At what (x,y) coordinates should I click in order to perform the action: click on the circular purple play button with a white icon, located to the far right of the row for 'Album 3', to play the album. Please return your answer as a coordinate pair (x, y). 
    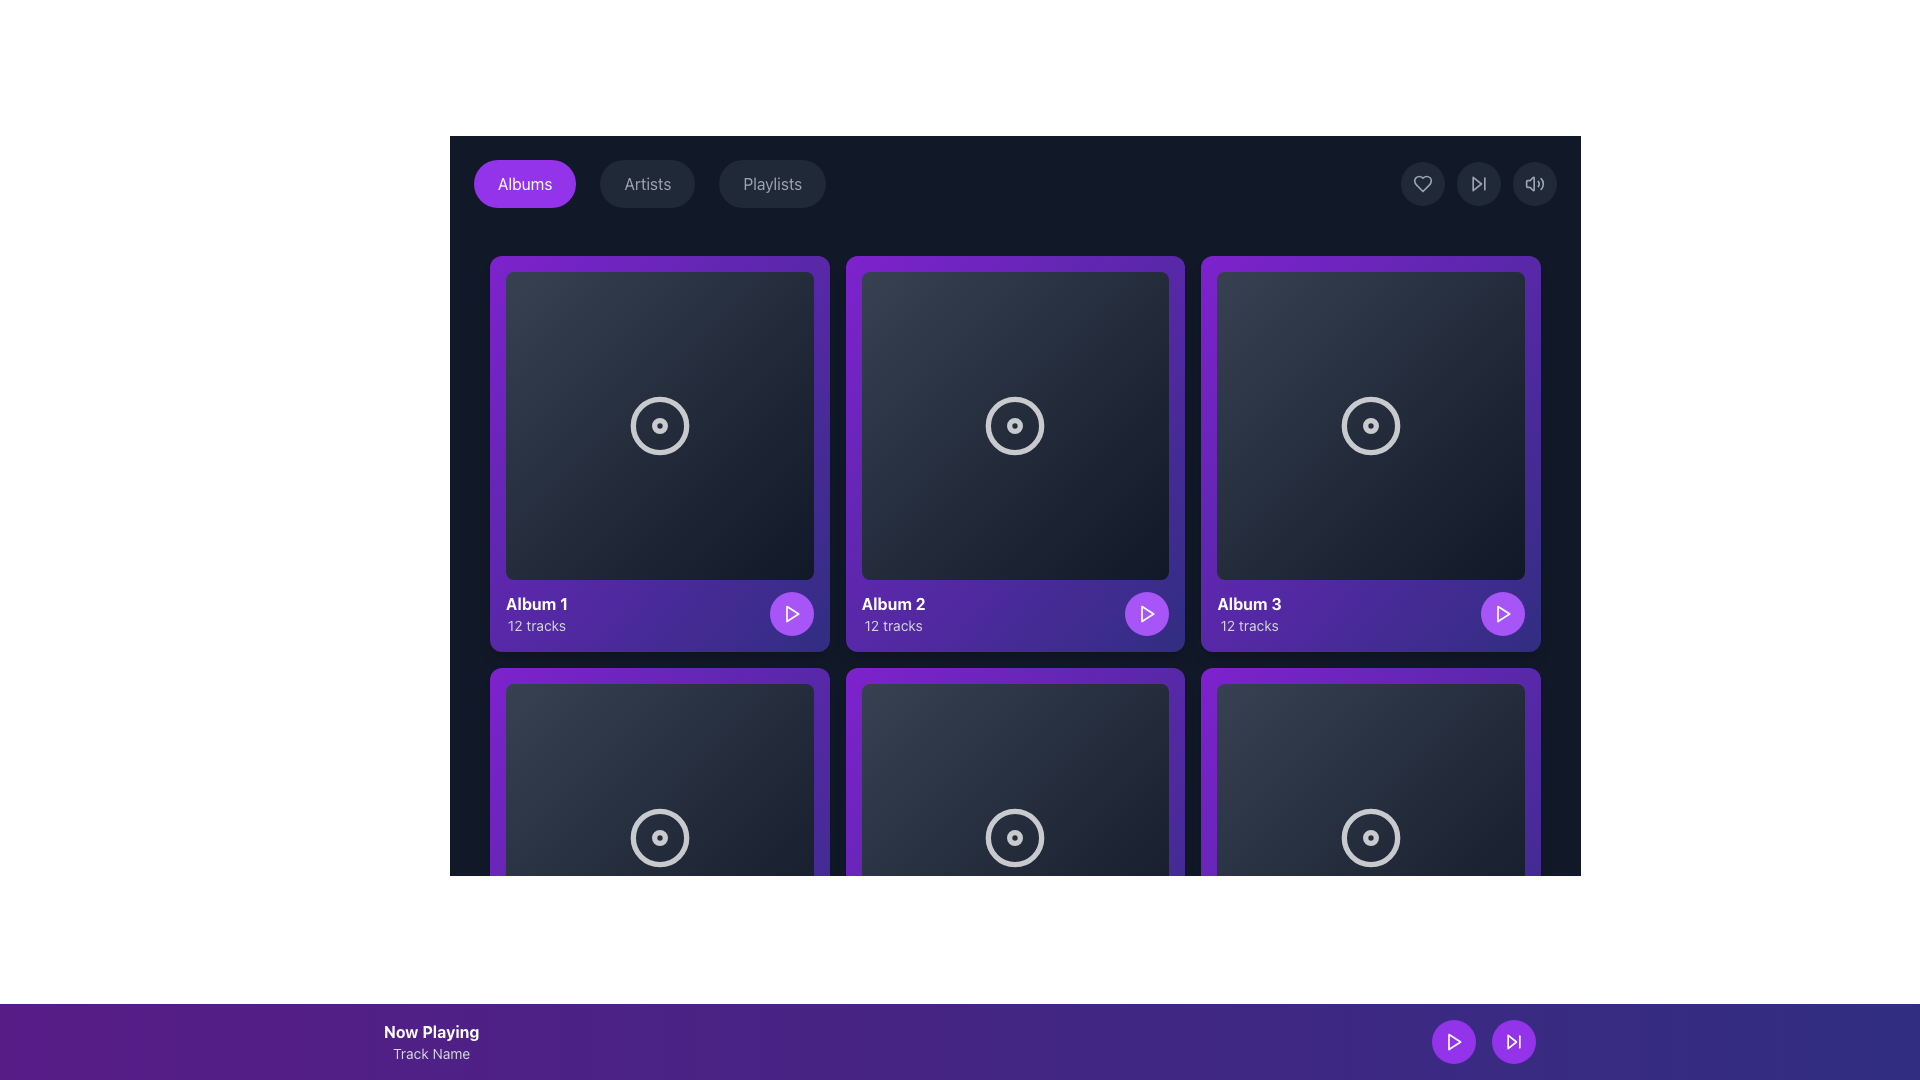
    Looking at the image, I should click on (1502, 612).